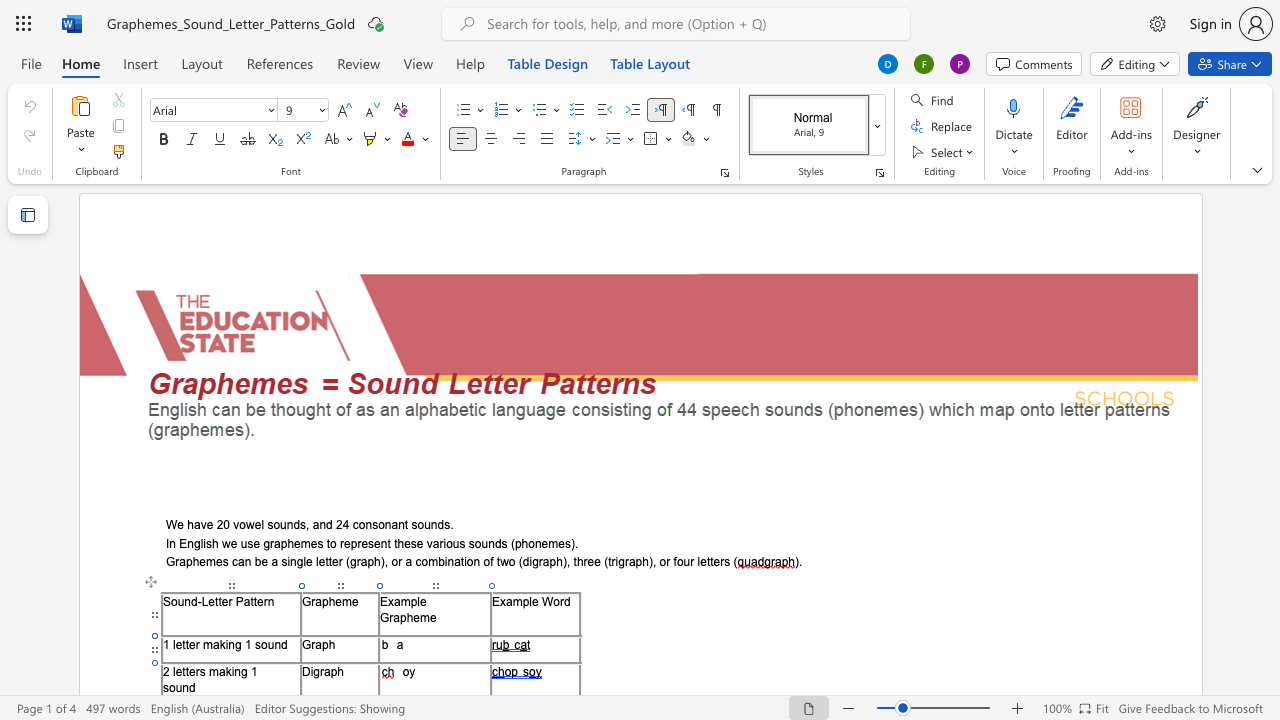  What do you see at coordinates (172, 686) in the screenshot?
I see `the 1th character "o" in the text` at bounding box center [172, 686].